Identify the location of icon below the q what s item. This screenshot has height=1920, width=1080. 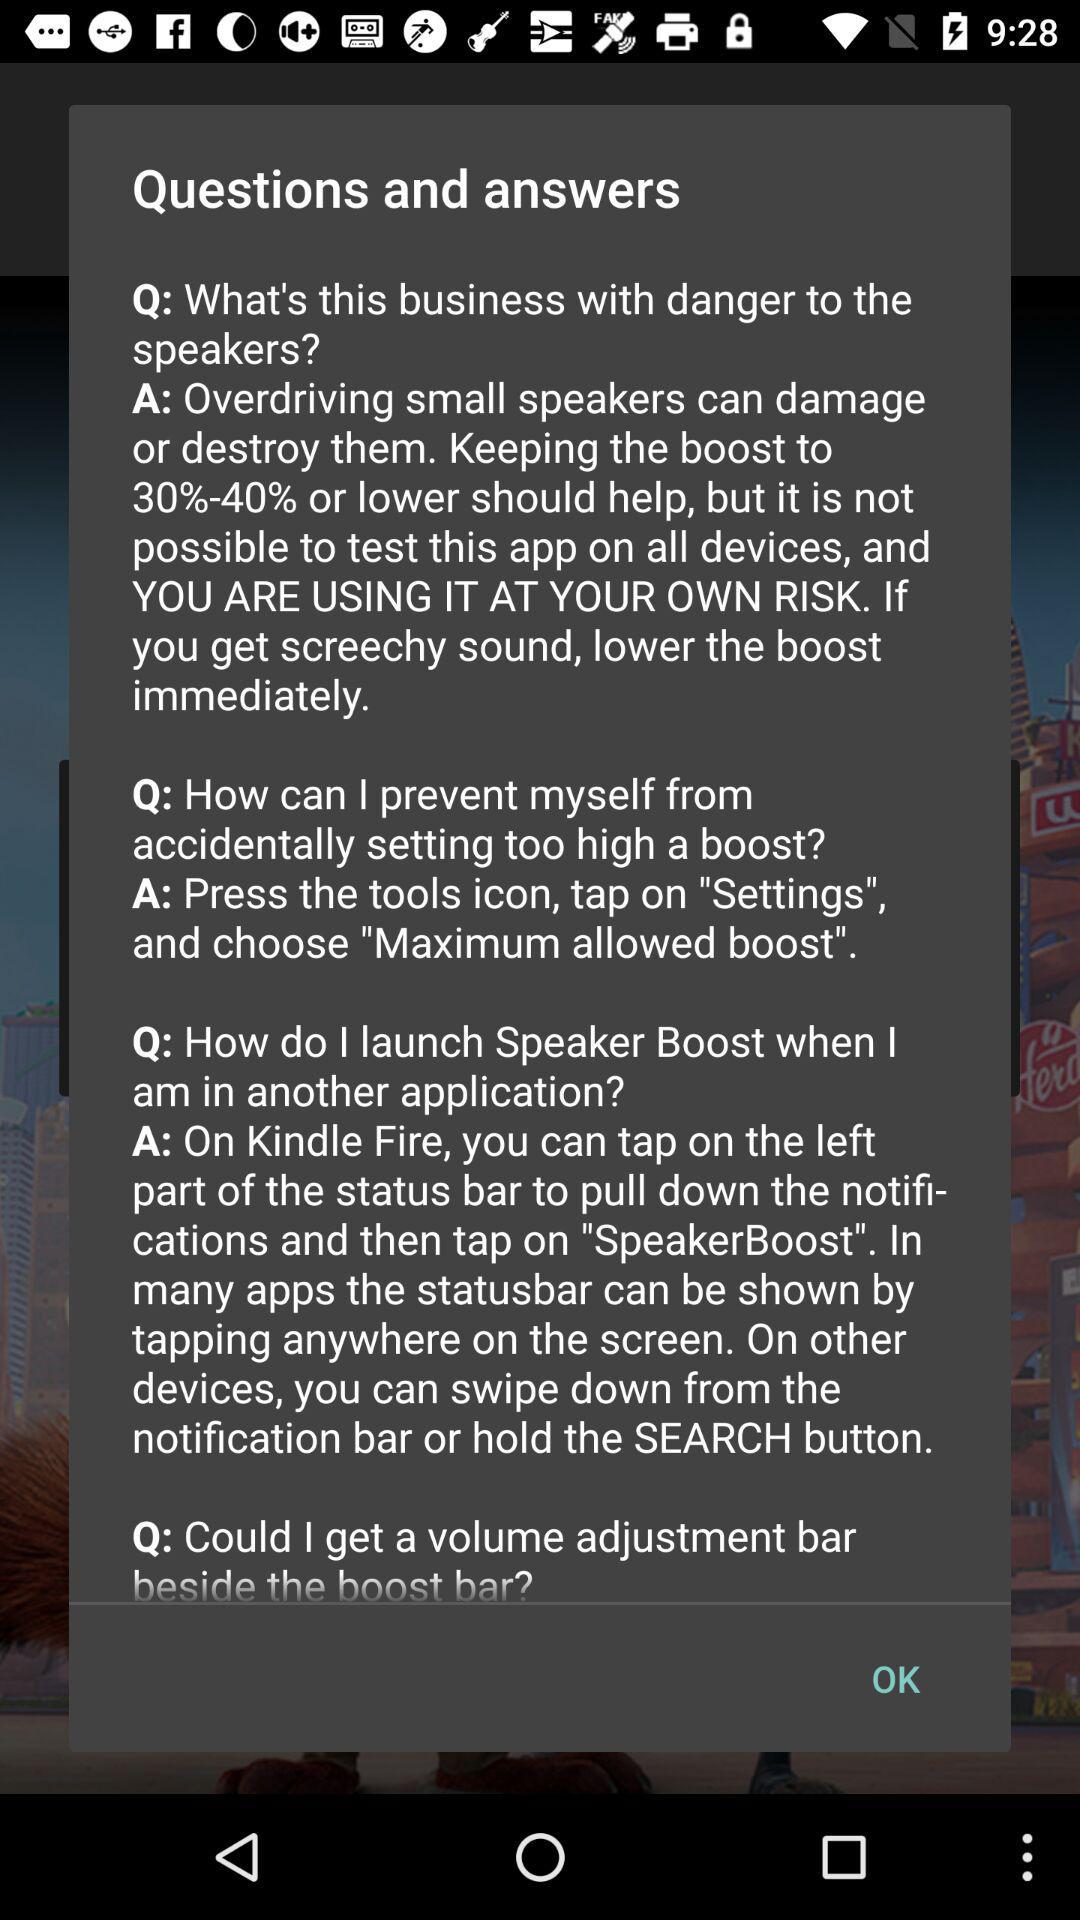
(894, 1678).